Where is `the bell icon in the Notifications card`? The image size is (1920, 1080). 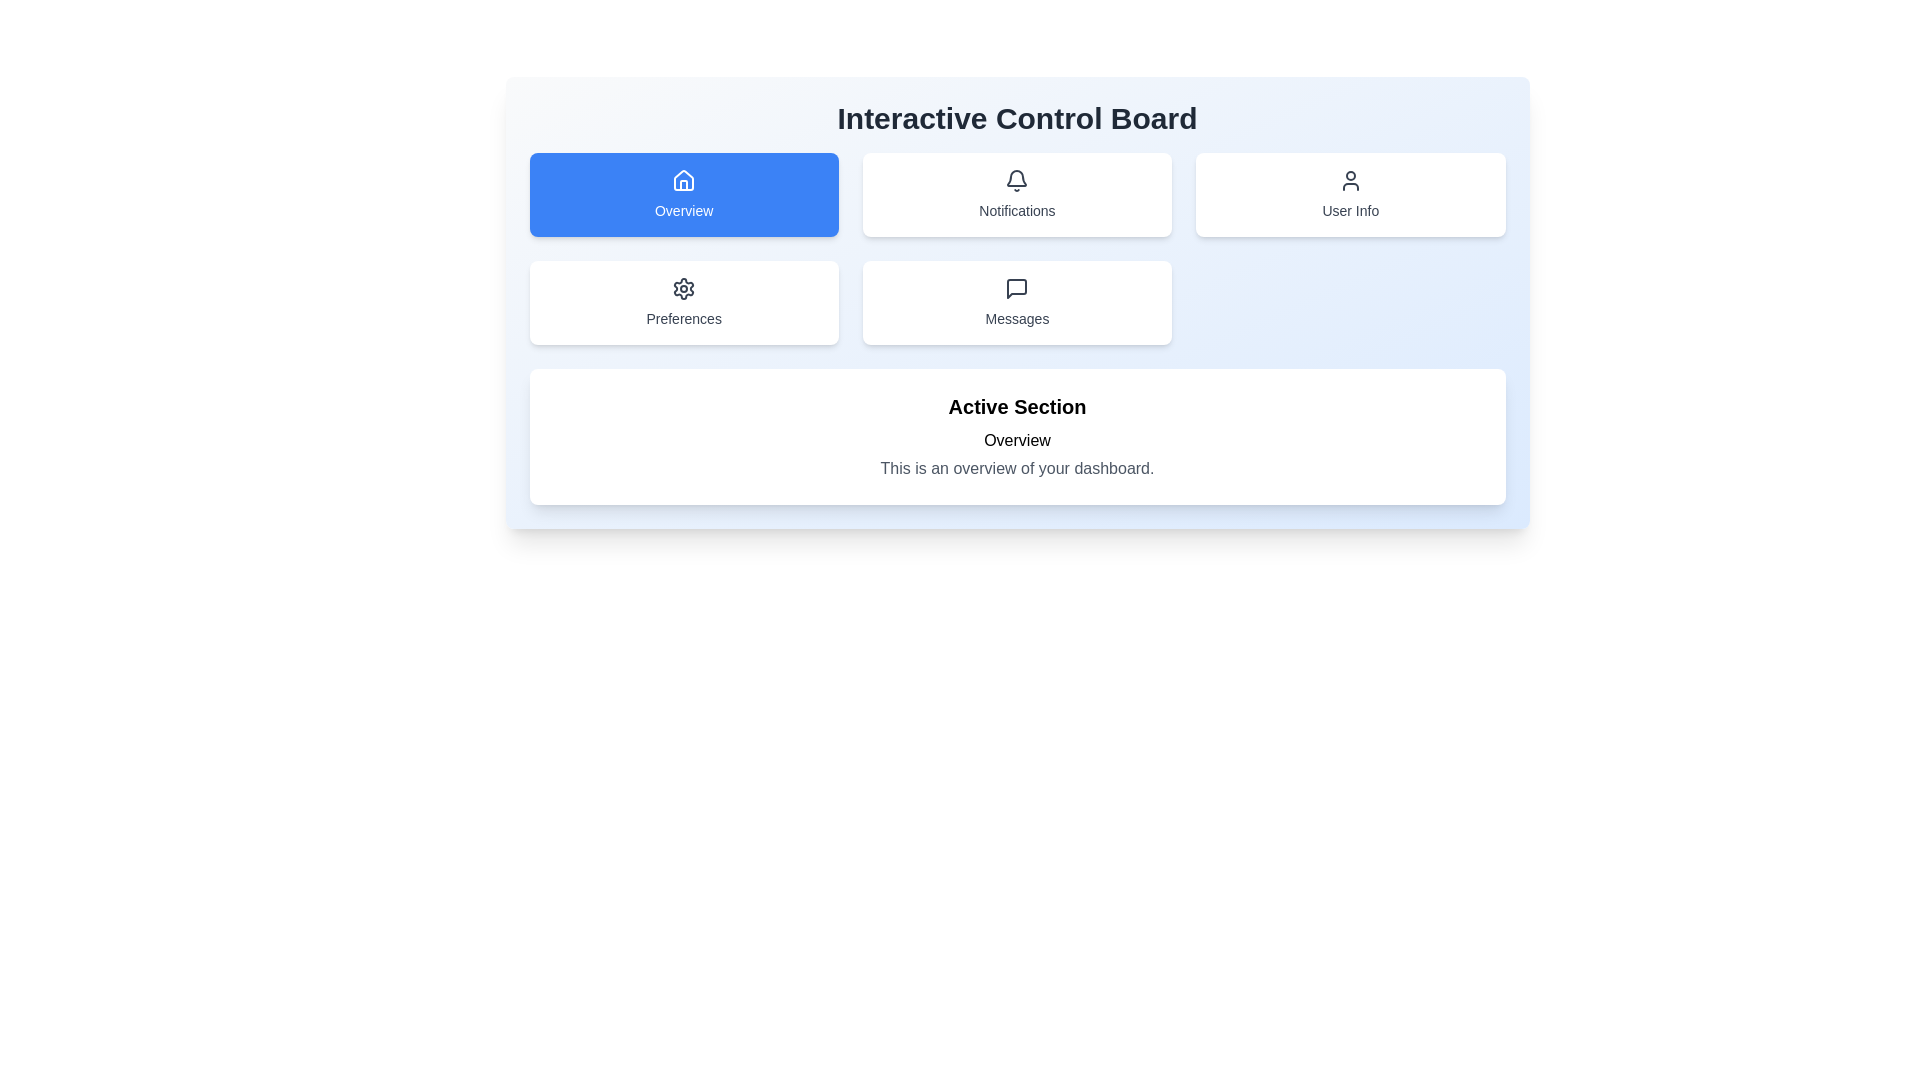
the bell icon in the Notifications card is located at coordinates (1017, 181).